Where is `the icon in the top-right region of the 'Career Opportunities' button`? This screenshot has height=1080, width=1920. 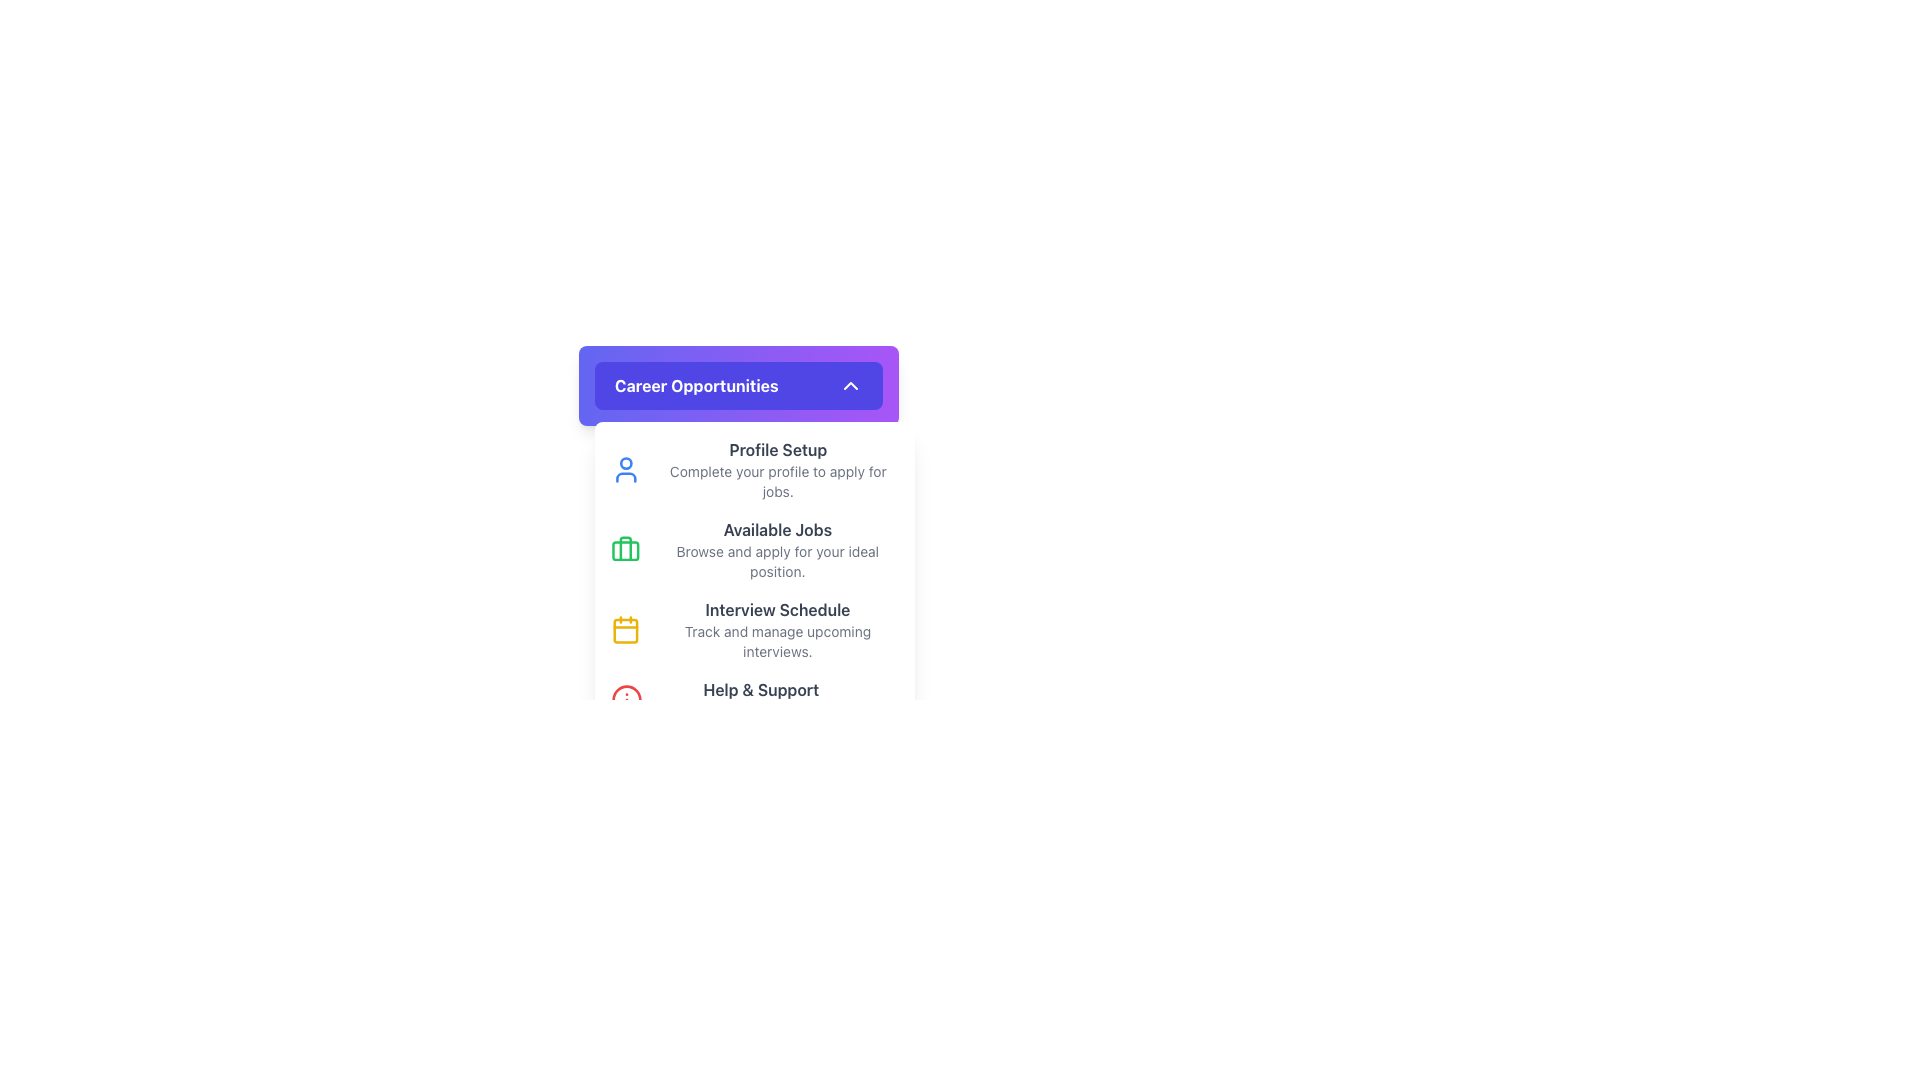 the icon in the top-right region of the 'Career Opportunities' button is located at coordinates (850, 385).